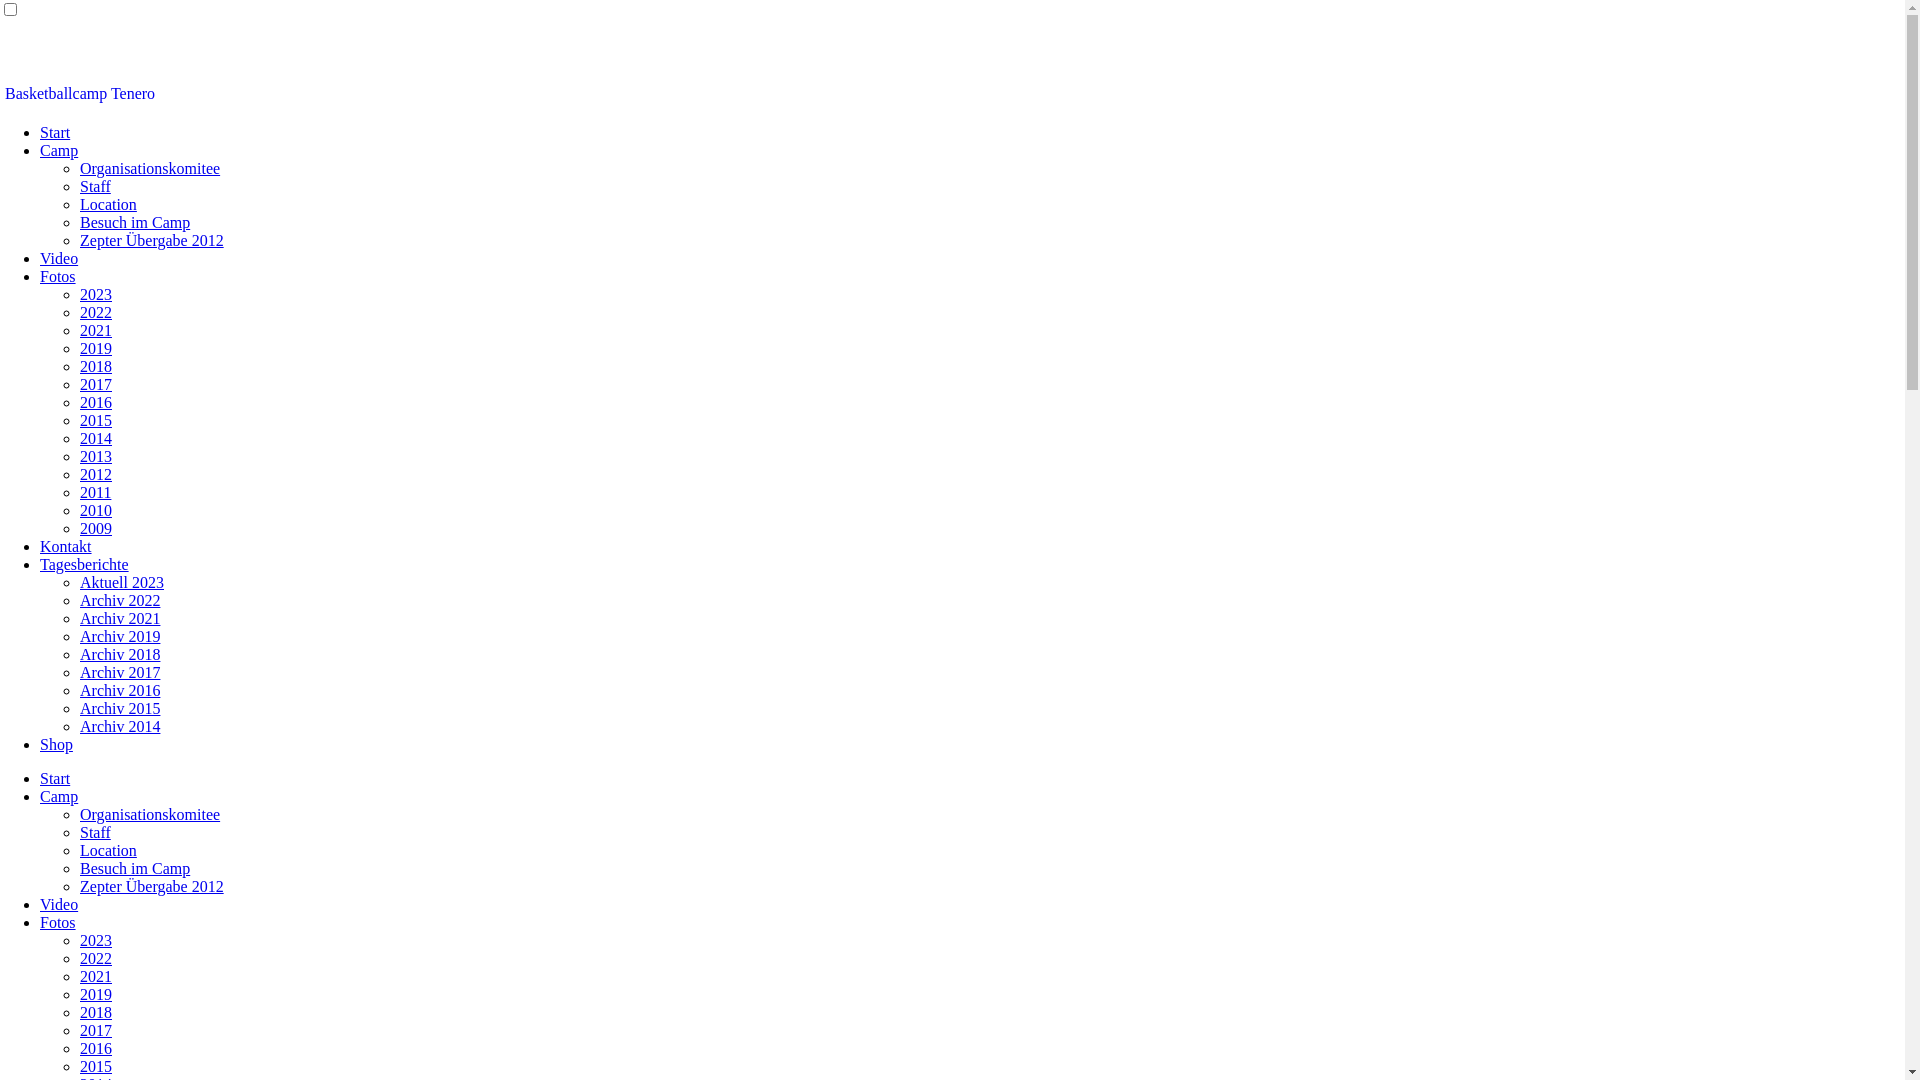  Describe the element at coordinates (95, 975) in the screenshot. I see `'2021'` at that location.